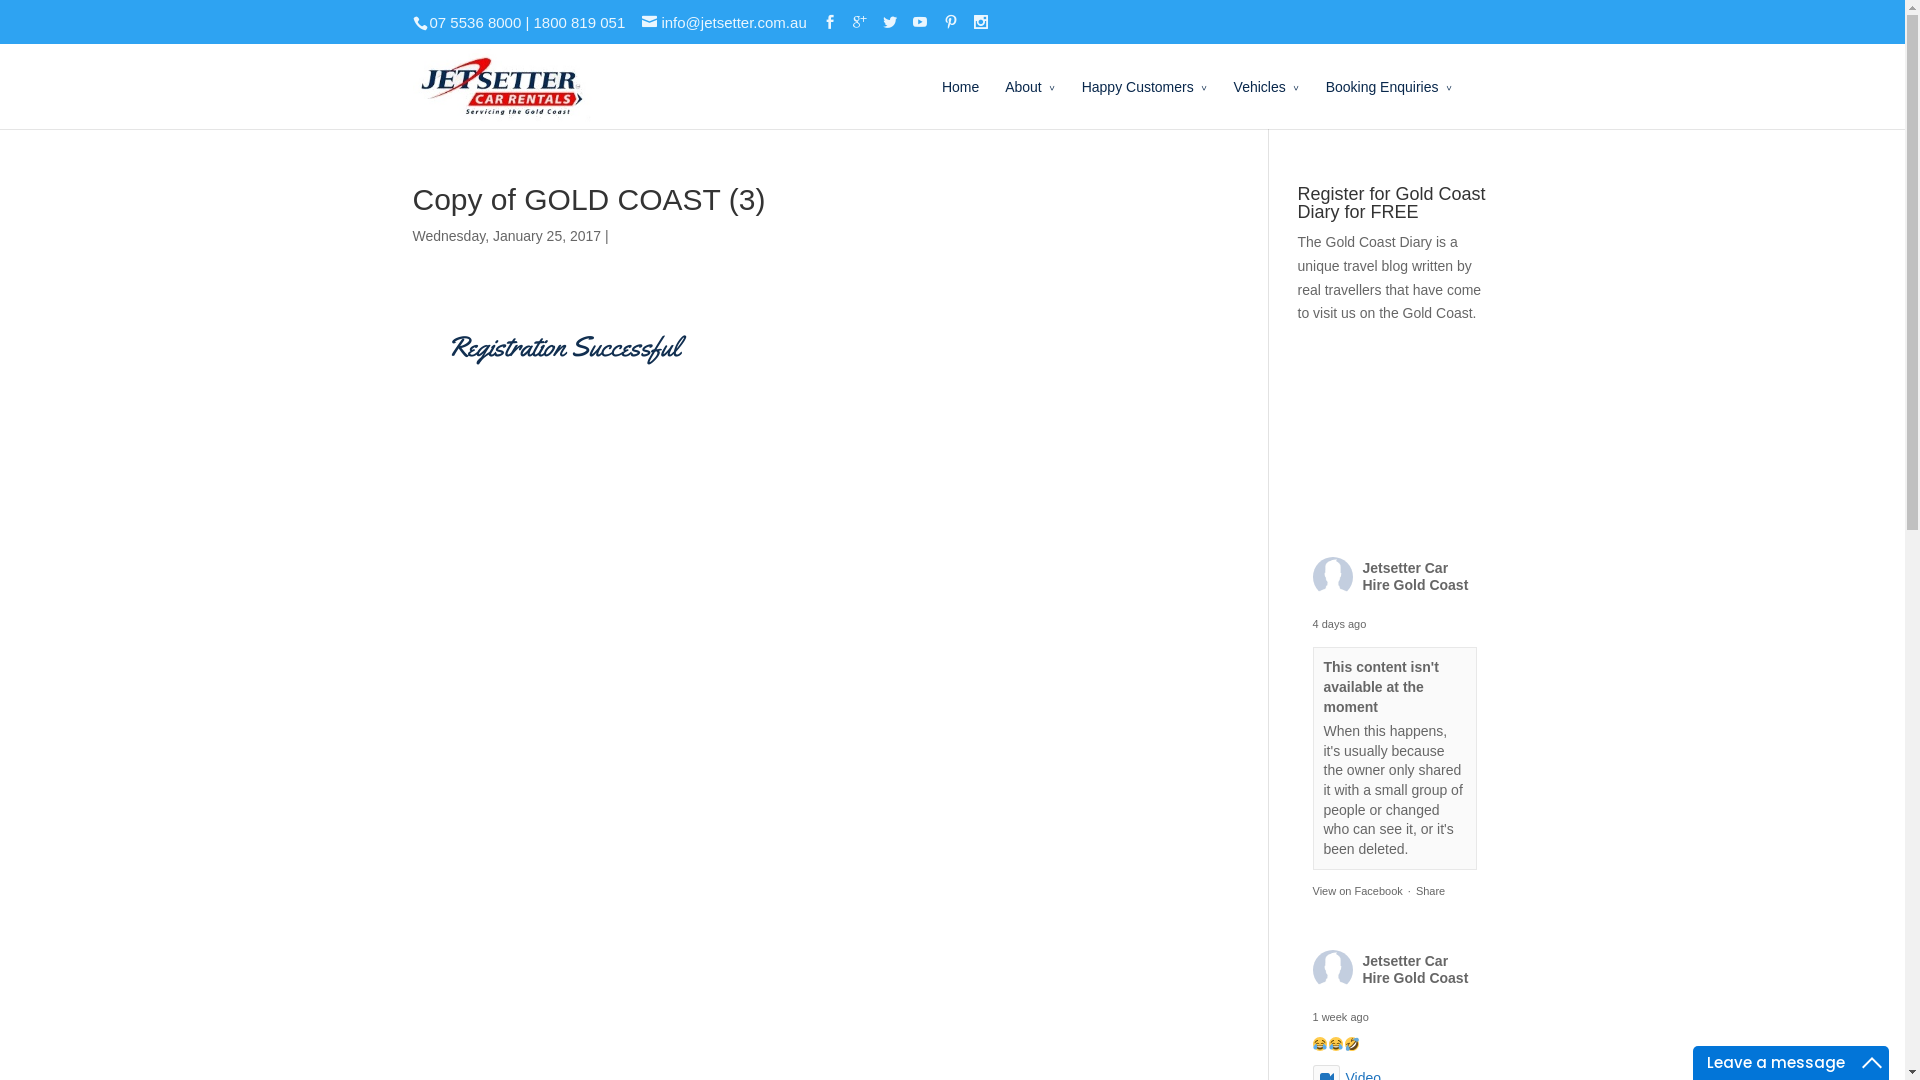 Image resolution: width=1920 pixels, height=1080 pixels. I want to click on 'Happy Customers', so click(1145, 101).